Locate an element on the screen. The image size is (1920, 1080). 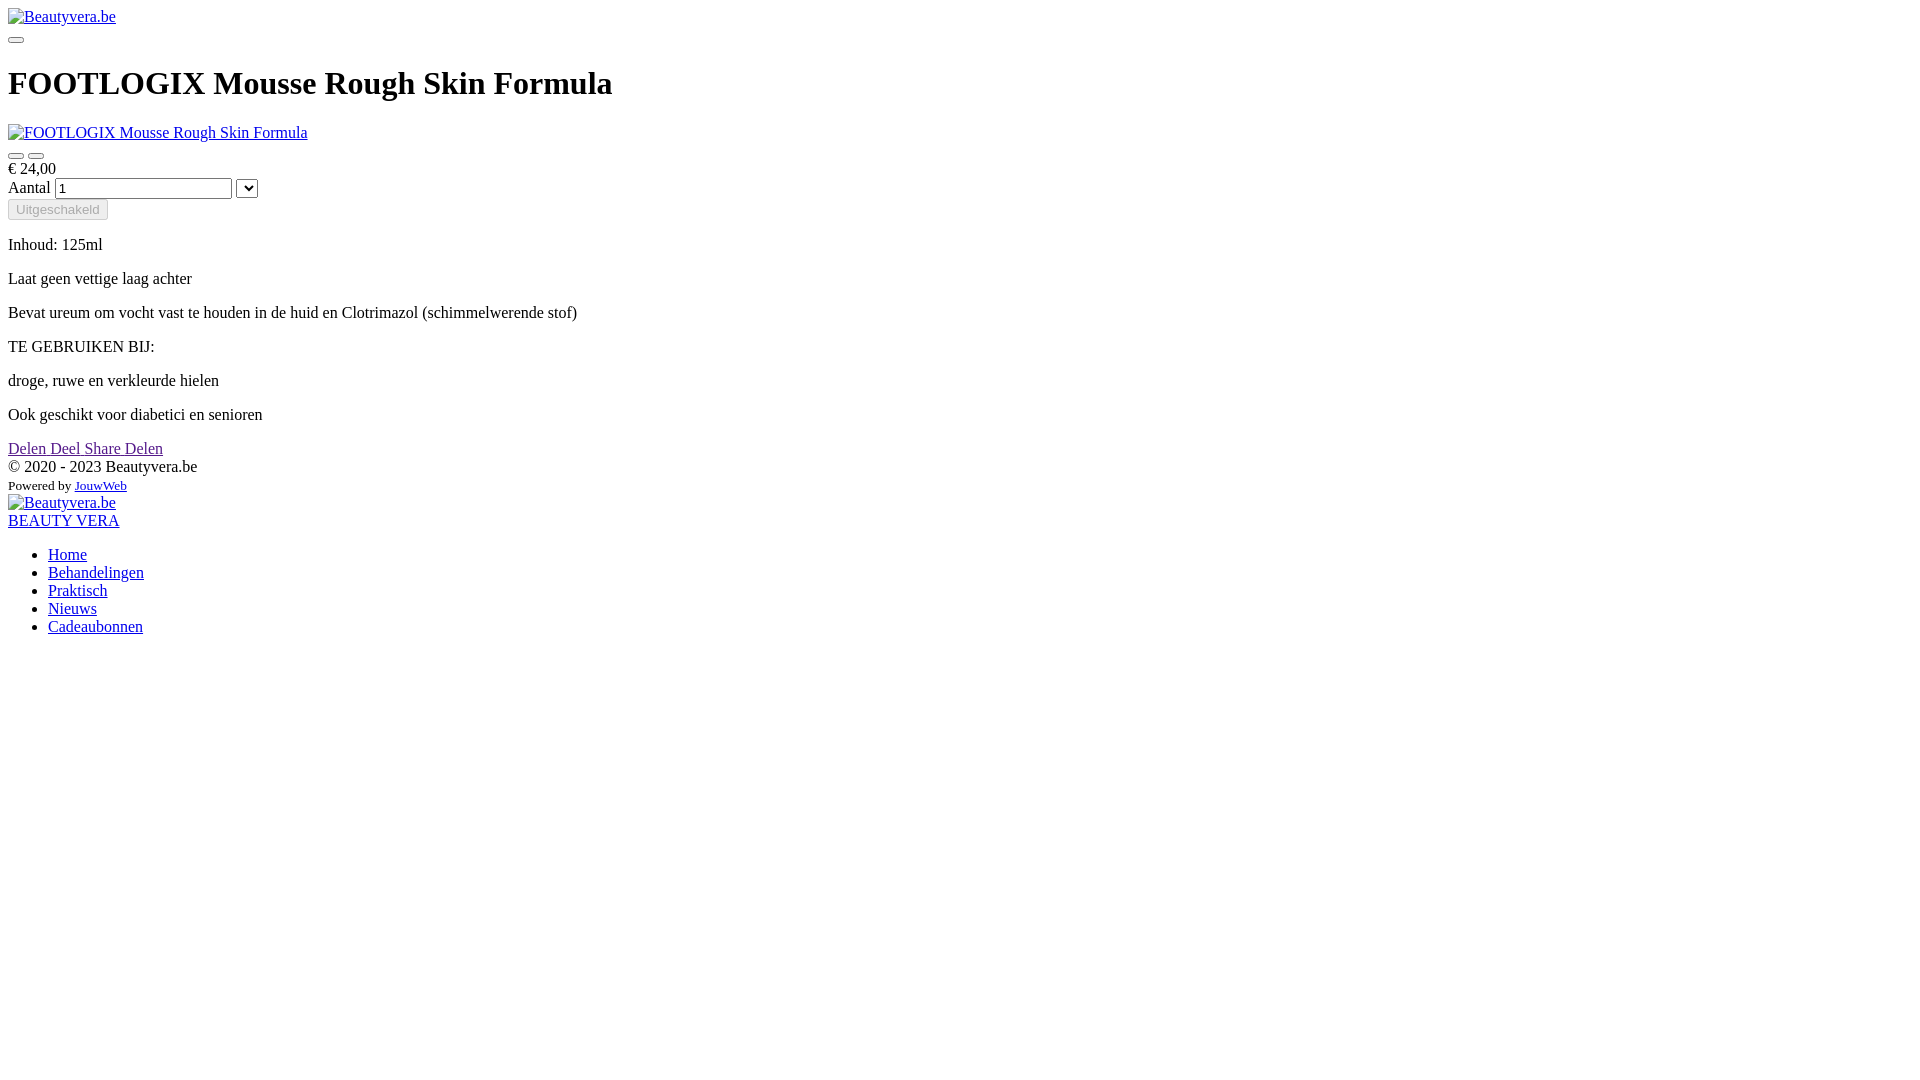
'Delen' is located at coordinates (28, 447).